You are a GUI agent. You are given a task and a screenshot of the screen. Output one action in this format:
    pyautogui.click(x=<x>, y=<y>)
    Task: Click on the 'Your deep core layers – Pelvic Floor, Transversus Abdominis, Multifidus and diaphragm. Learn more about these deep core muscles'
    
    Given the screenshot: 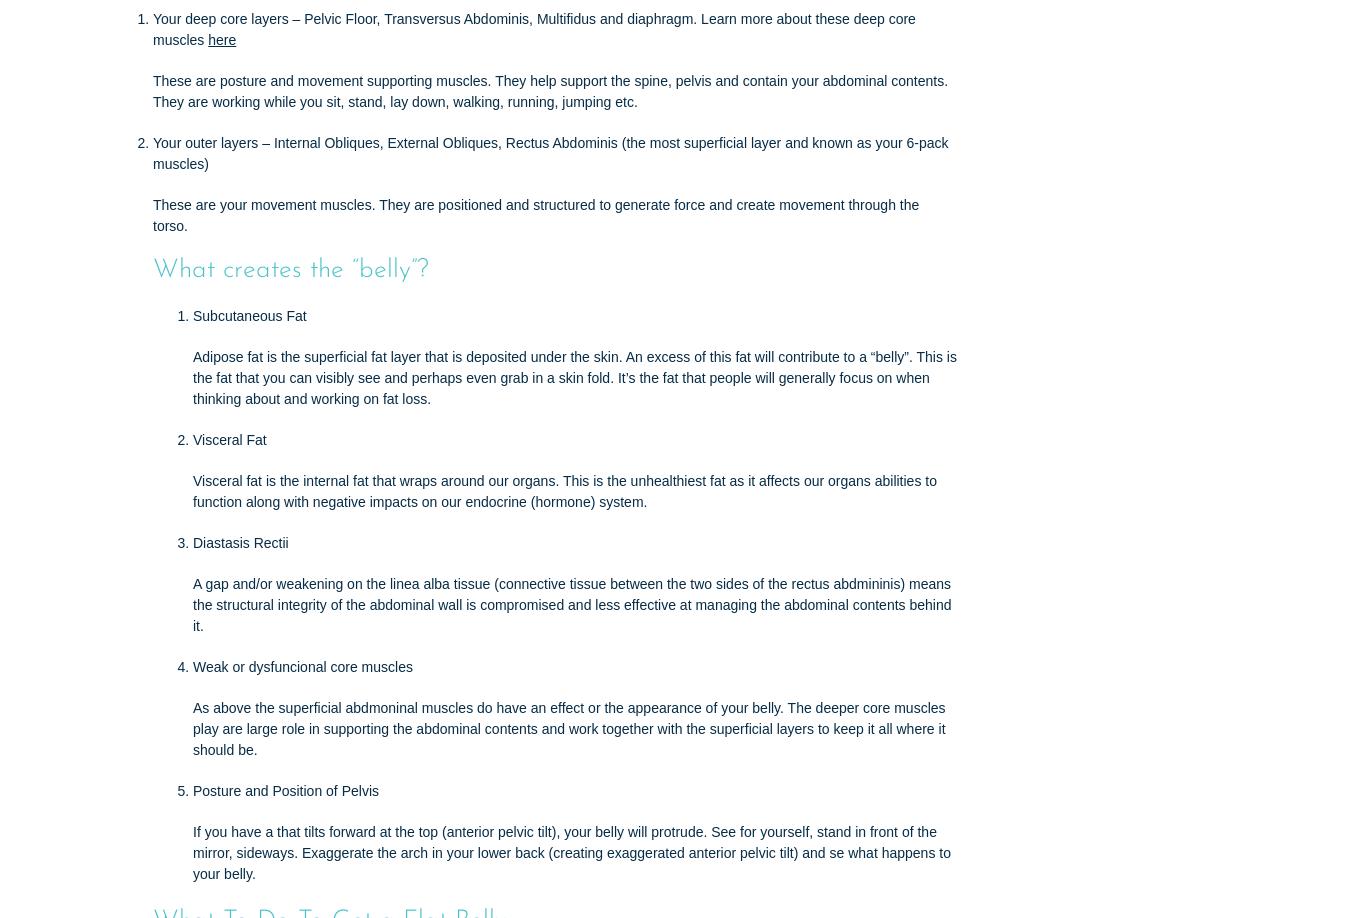 What is the action you would take?
    pyautogui.click(x=533, y=28)
    